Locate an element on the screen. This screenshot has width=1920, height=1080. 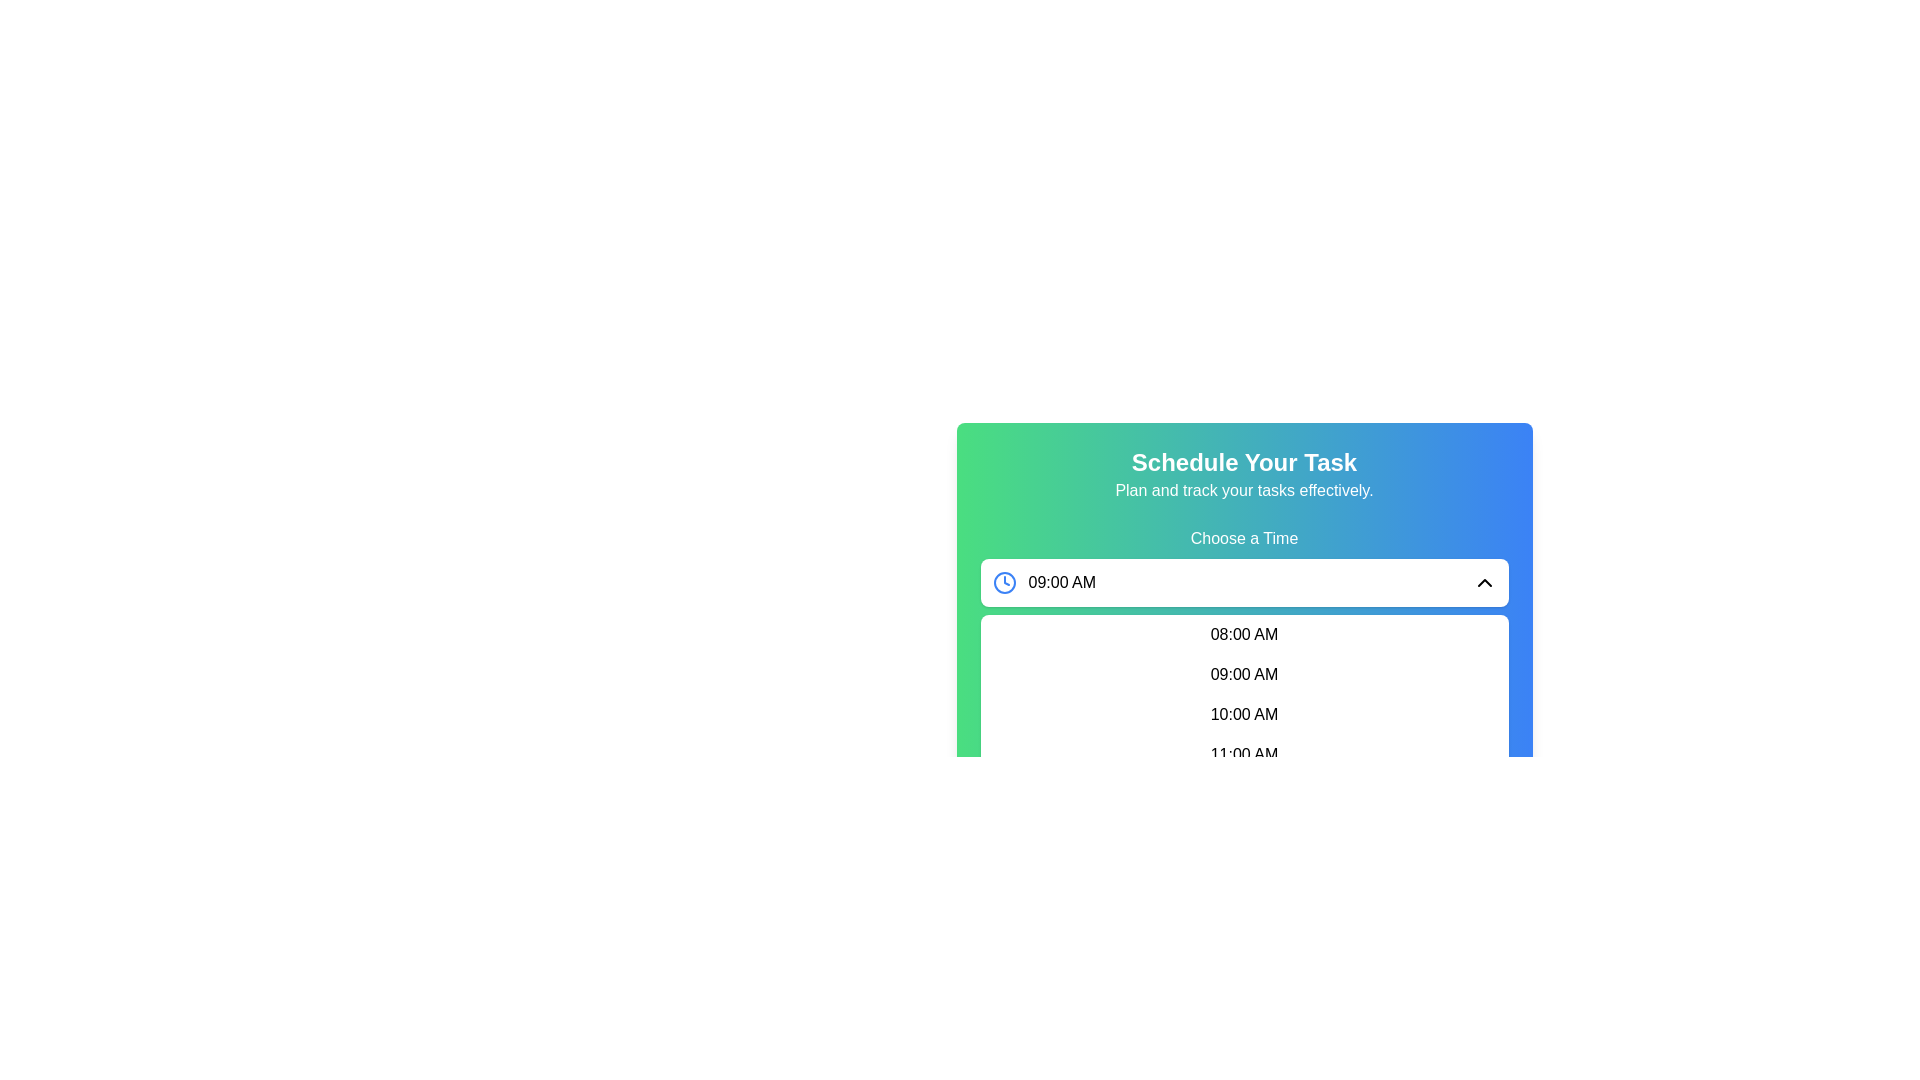
the static text label displaying 'Choose a Time' in white font on a gradient blue background, located at the top of the scheduling interface is located at coordinates (1243, 538).